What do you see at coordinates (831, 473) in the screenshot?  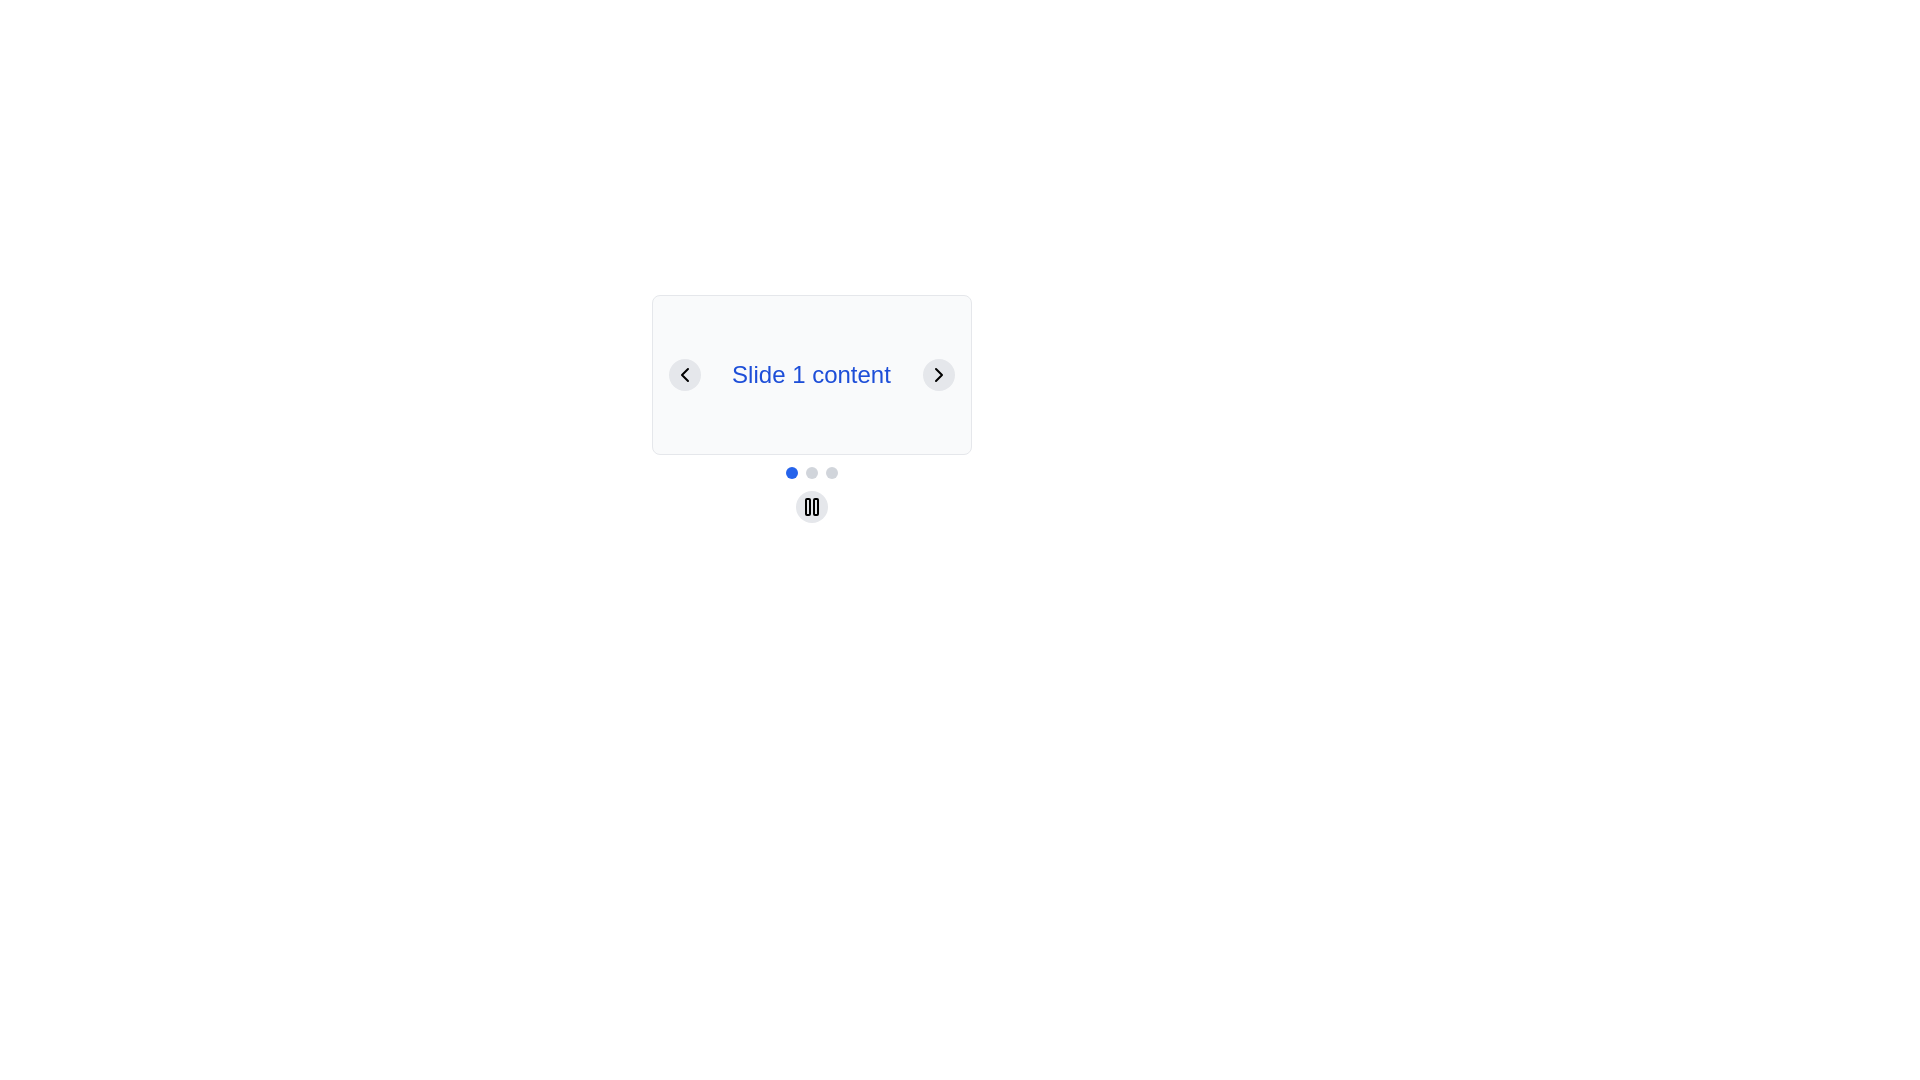 I see `the third dot indicator, which is part of a carousel or slideshow, located below the 'Slide 1 content' box` at bounding box center [831, 473].